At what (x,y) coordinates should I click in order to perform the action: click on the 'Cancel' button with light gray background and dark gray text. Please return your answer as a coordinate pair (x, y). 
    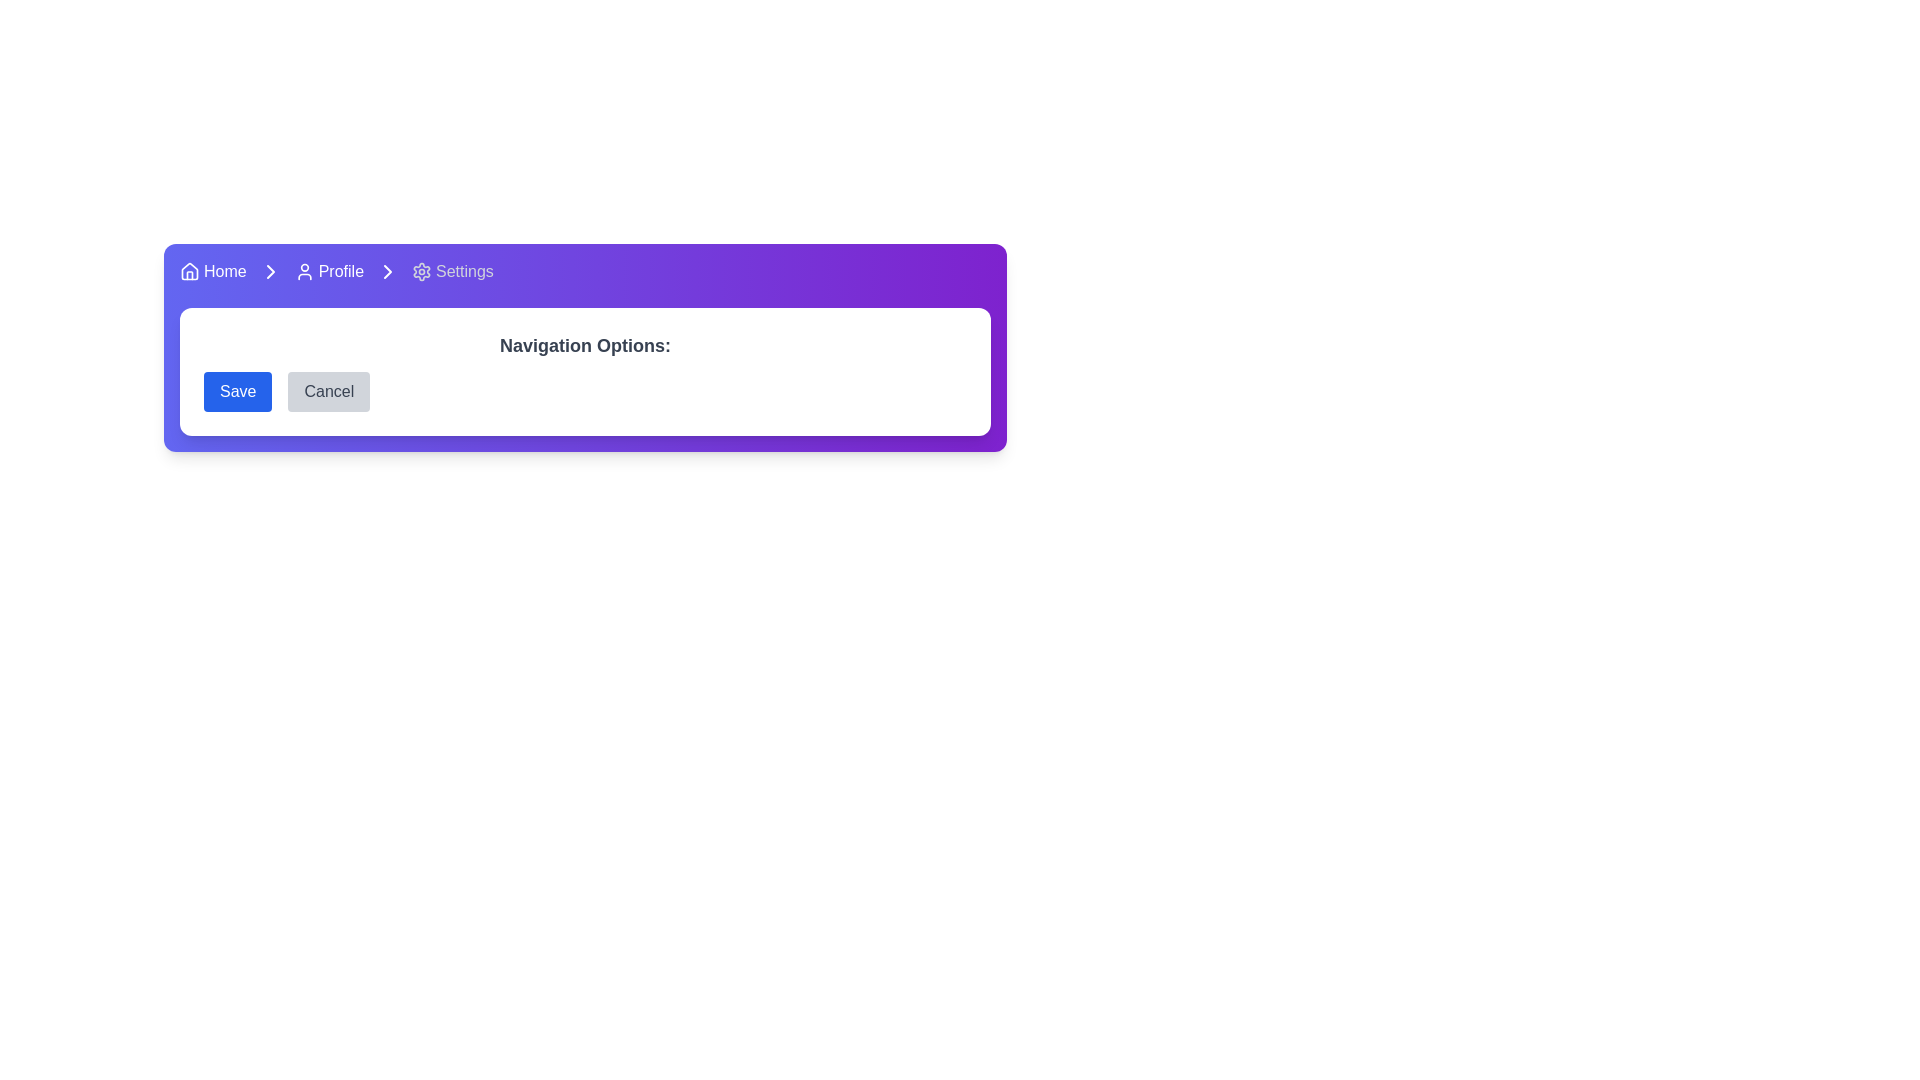
    Looking at the image, I should click on (329, 392).